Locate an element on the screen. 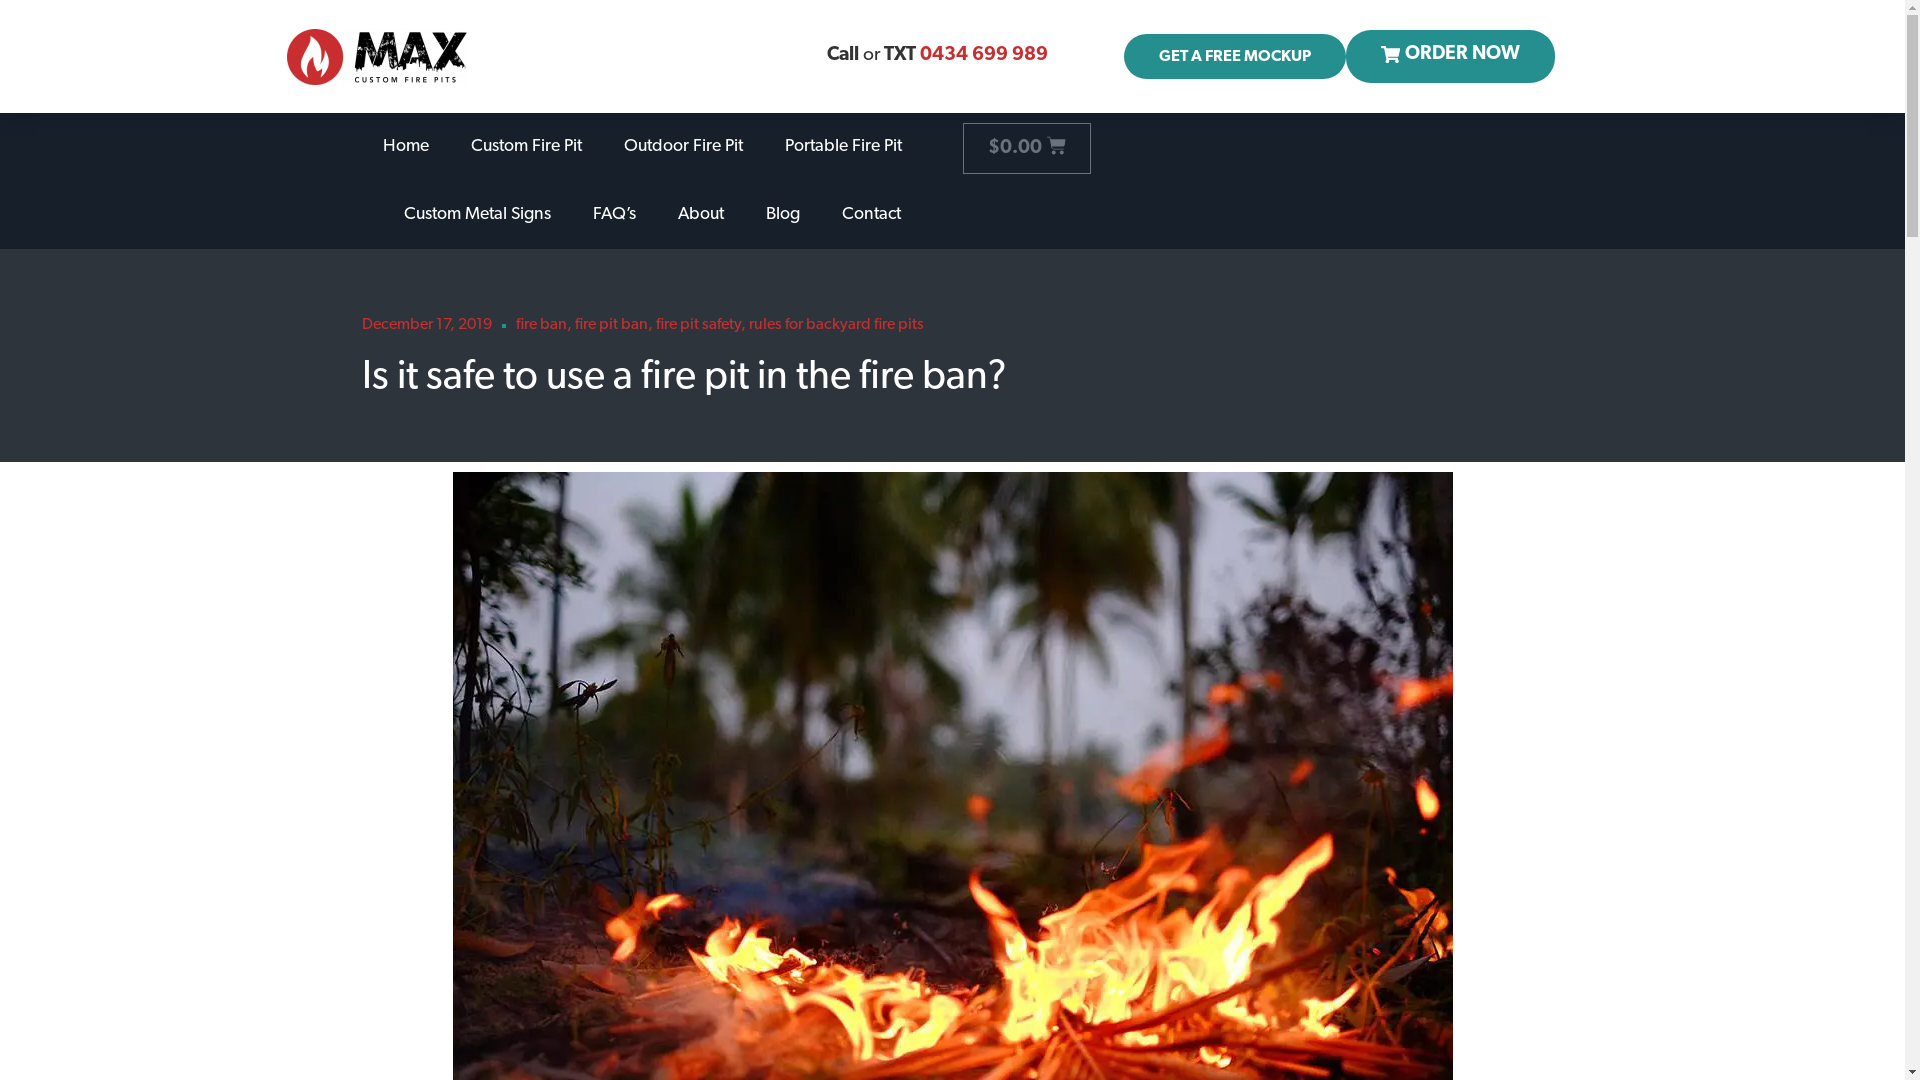 The image size is (1920, 1080). 'GET A FREE MOCKUP' is located at coordinates (1233, 55).